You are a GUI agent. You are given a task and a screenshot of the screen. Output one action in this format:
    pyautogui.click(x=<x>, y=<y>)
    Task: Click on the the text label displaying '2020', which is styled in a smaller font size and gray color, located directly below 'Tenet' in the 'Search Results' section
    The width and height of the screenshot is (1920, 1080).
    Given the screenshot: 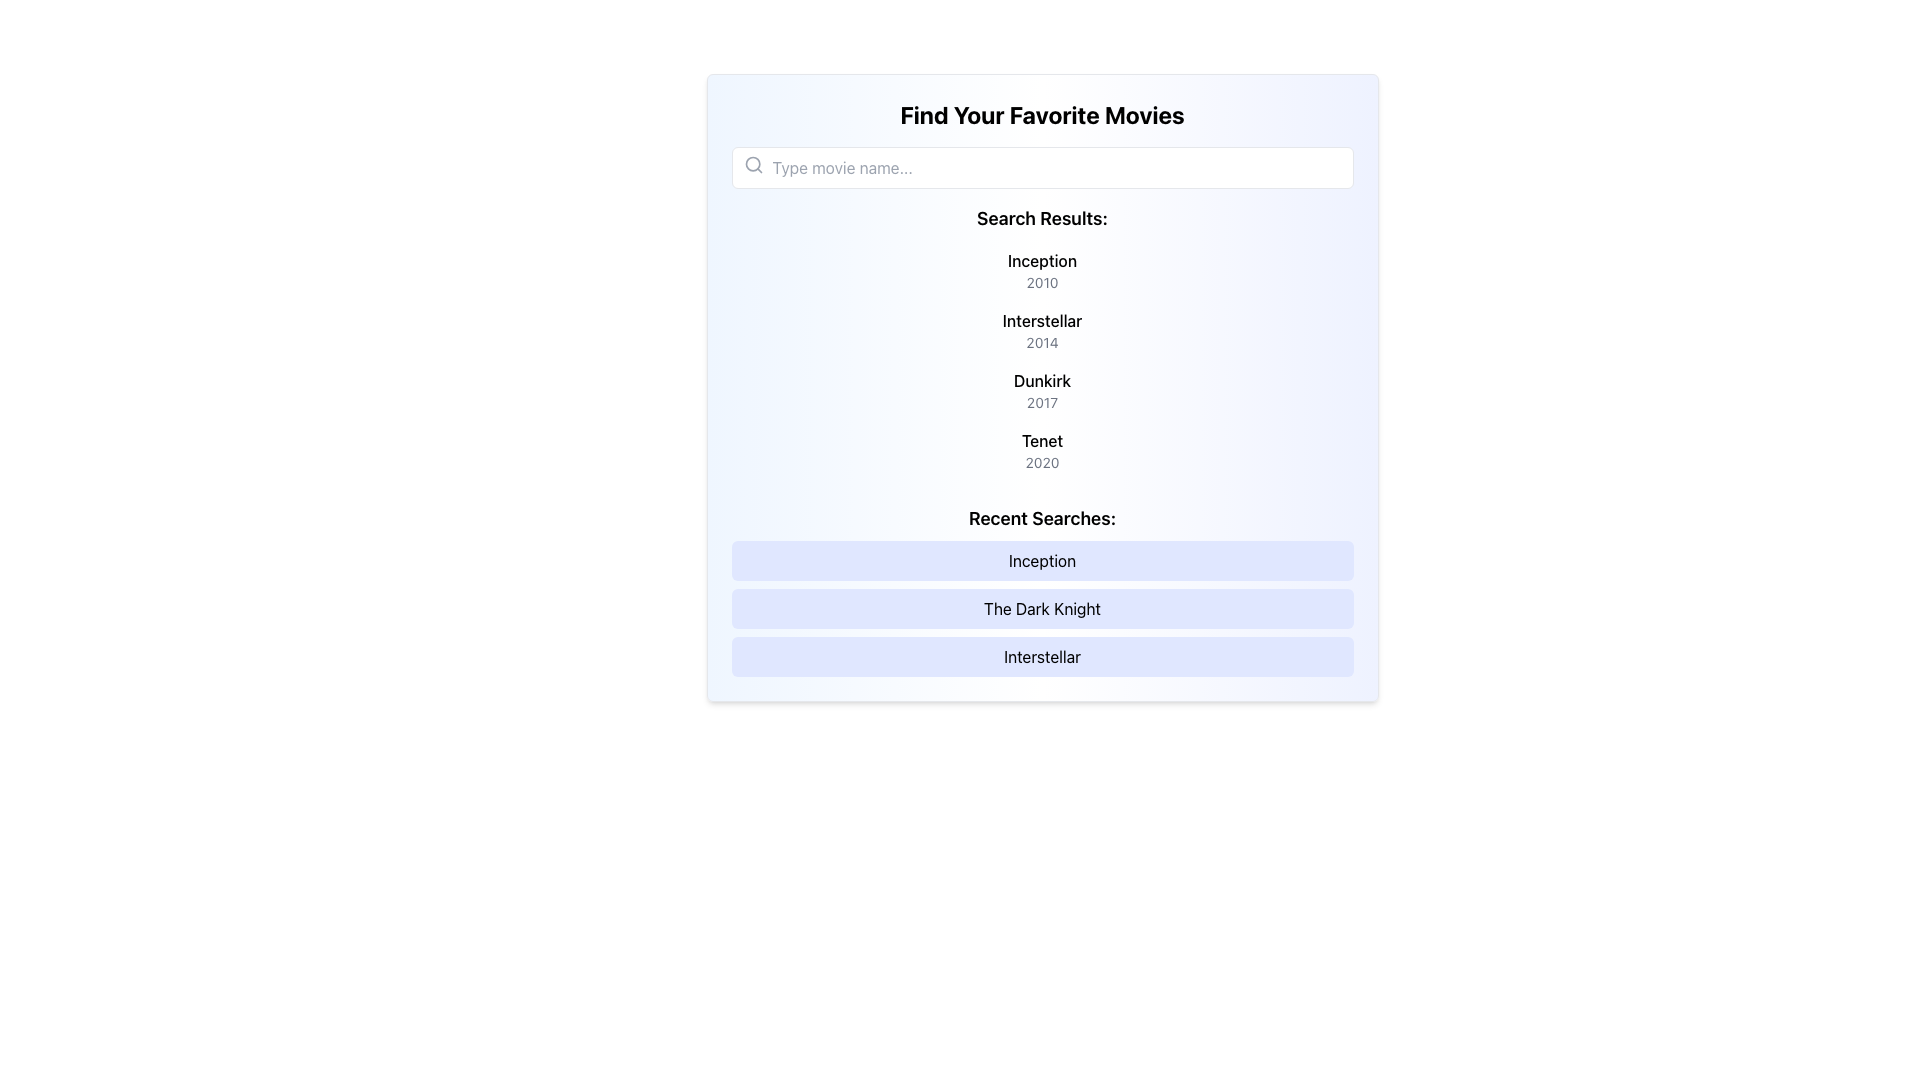 What is the action you would take?
    pyautogui.click(x=1041, y=462)
    